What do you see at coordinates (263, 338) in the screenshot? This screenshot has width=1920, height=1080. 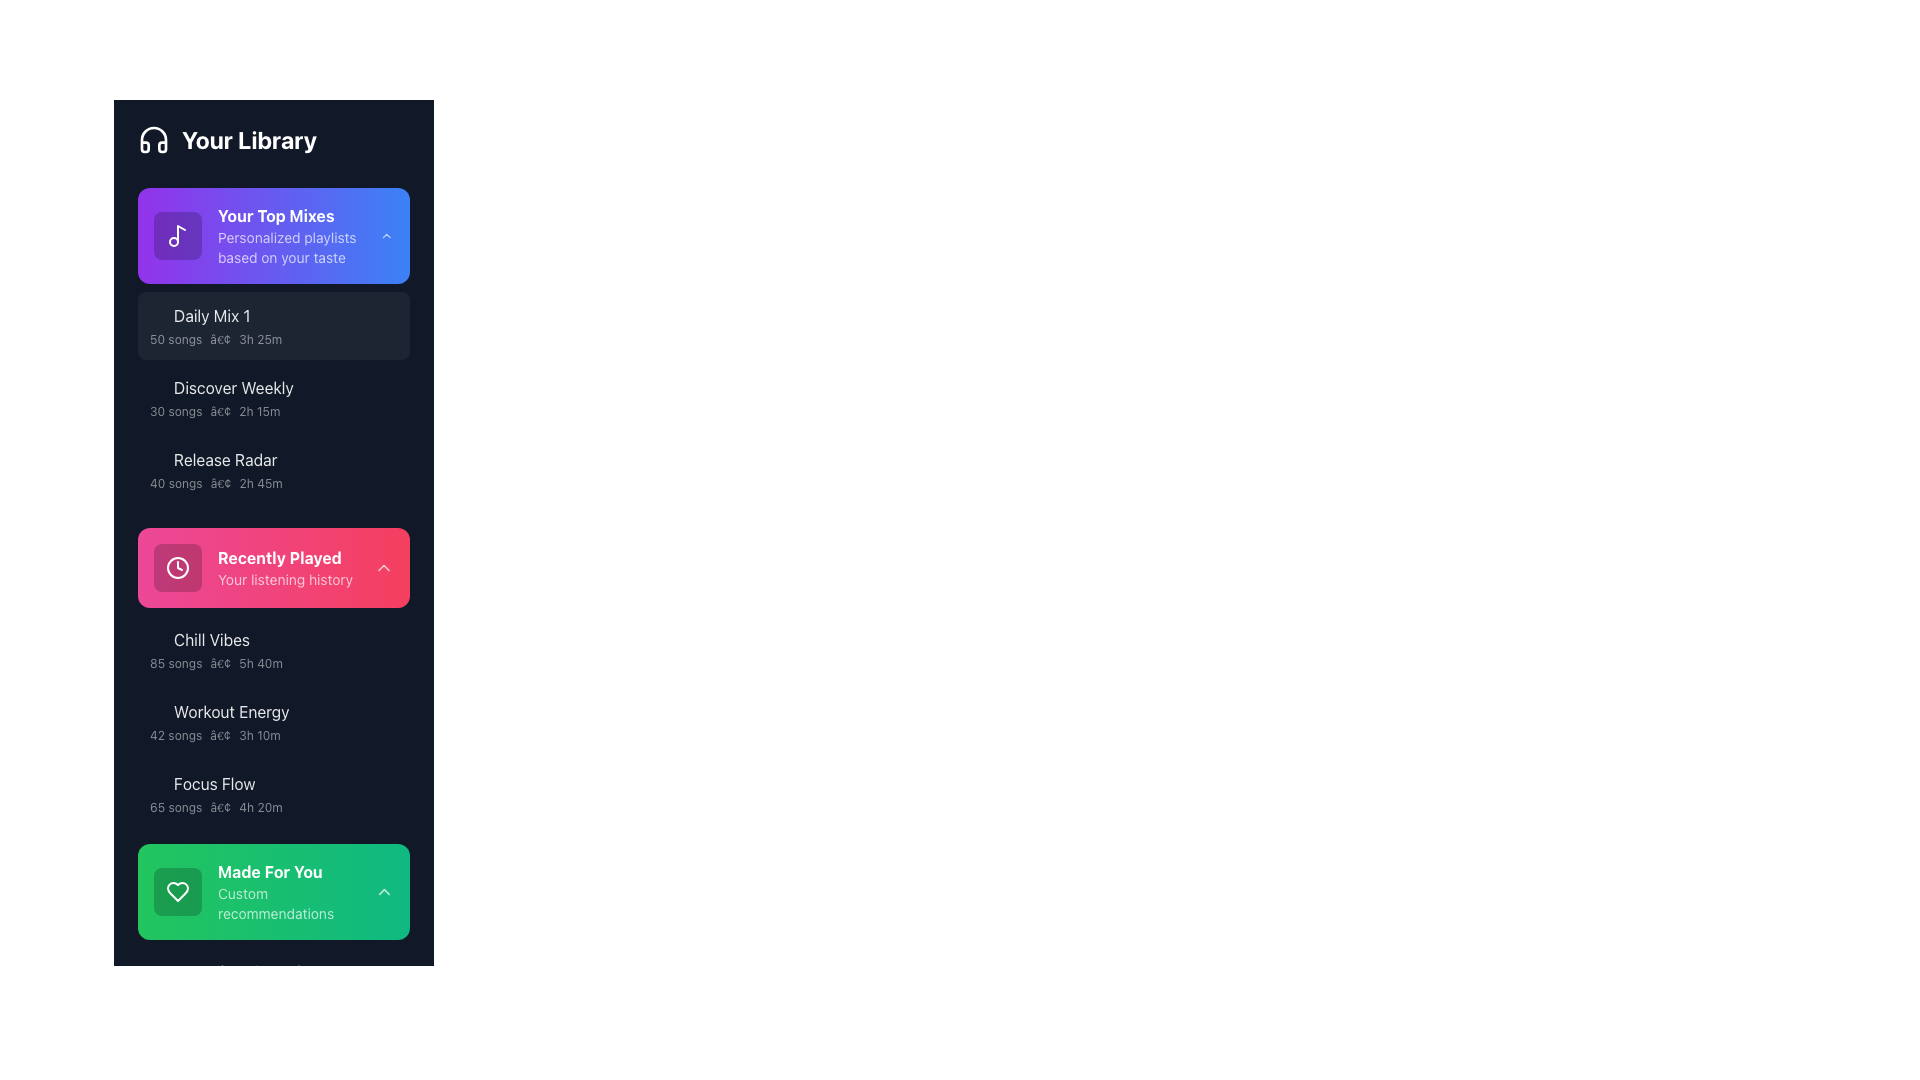 I see `the Text label providing additional details about the playlist, located directly below 'Daily Mix 1' and being the second visible element from the top` at bounding box center [263, 338].